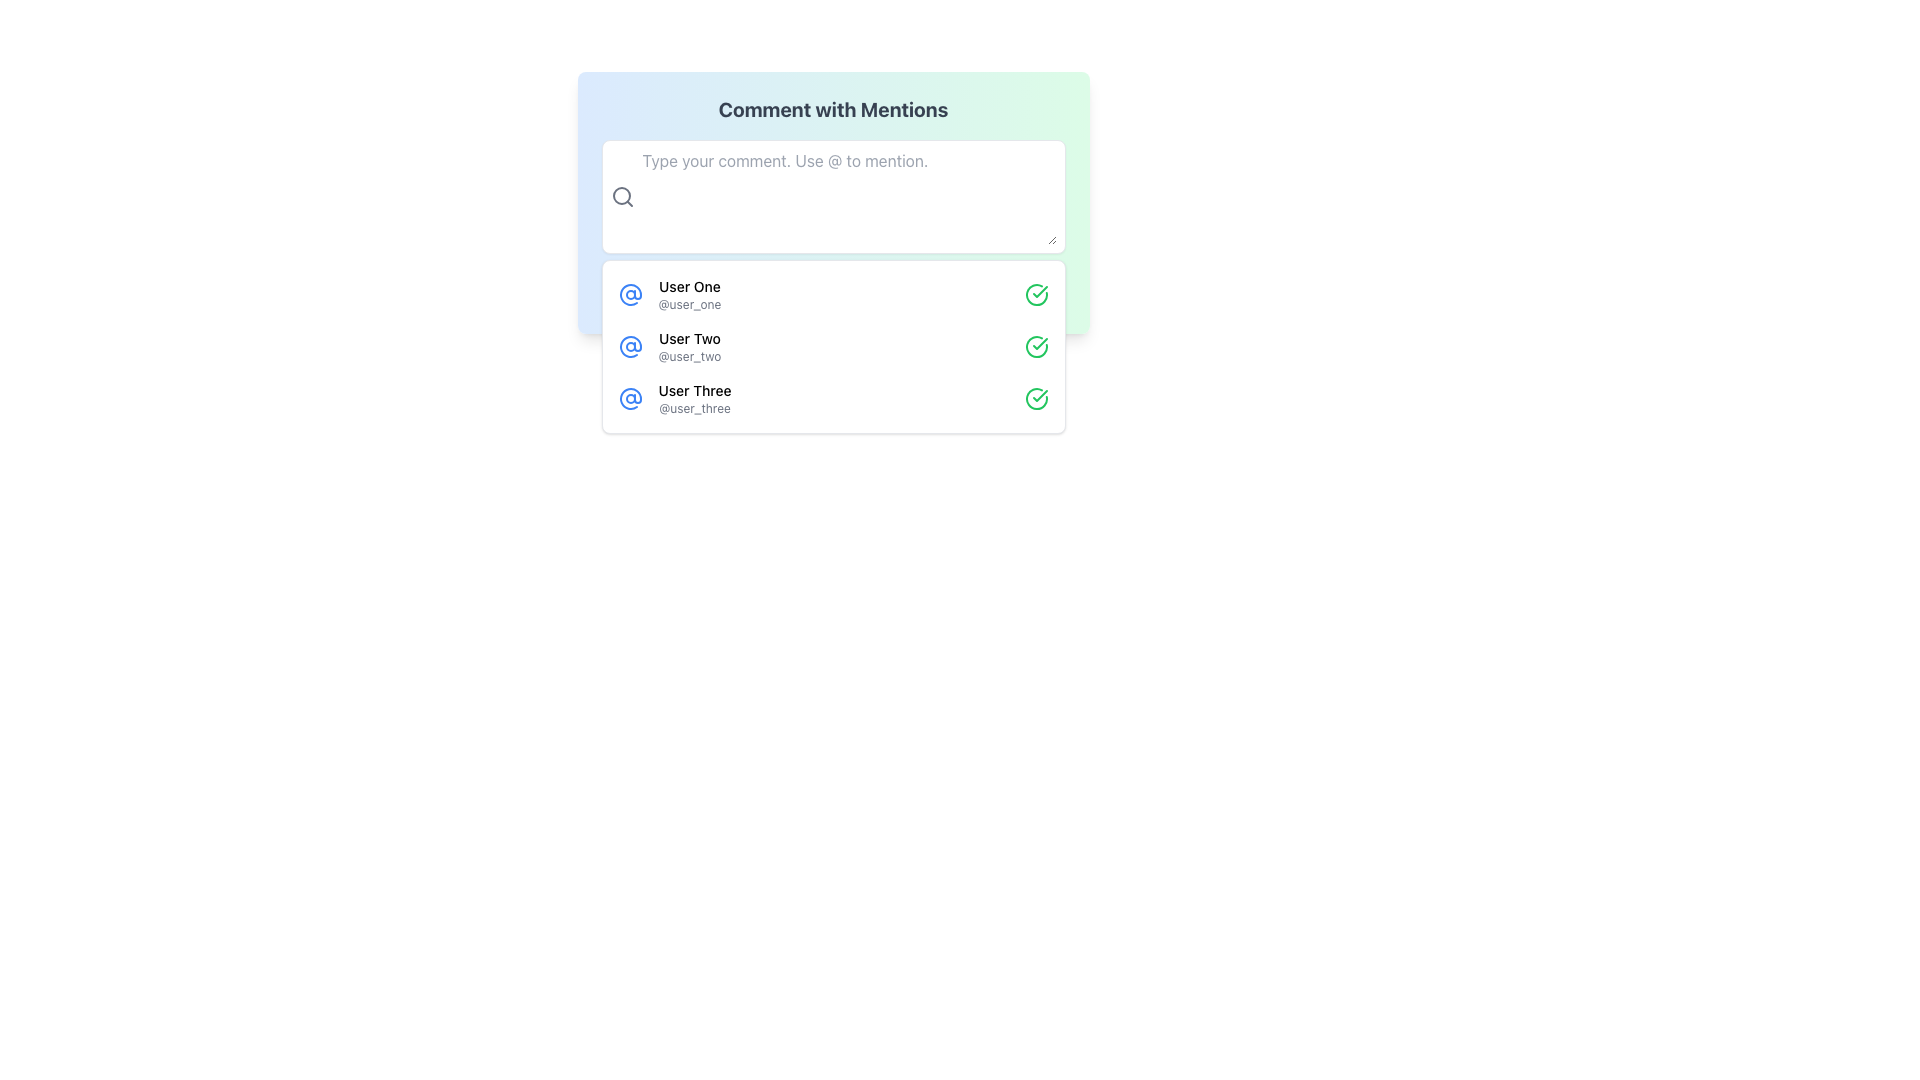  Describe the element at coordinates (1040, 396) in the screenshot. I see `the green check mark inside the circular graphic indicating an approved status for the second user's entry in the list` at that location.